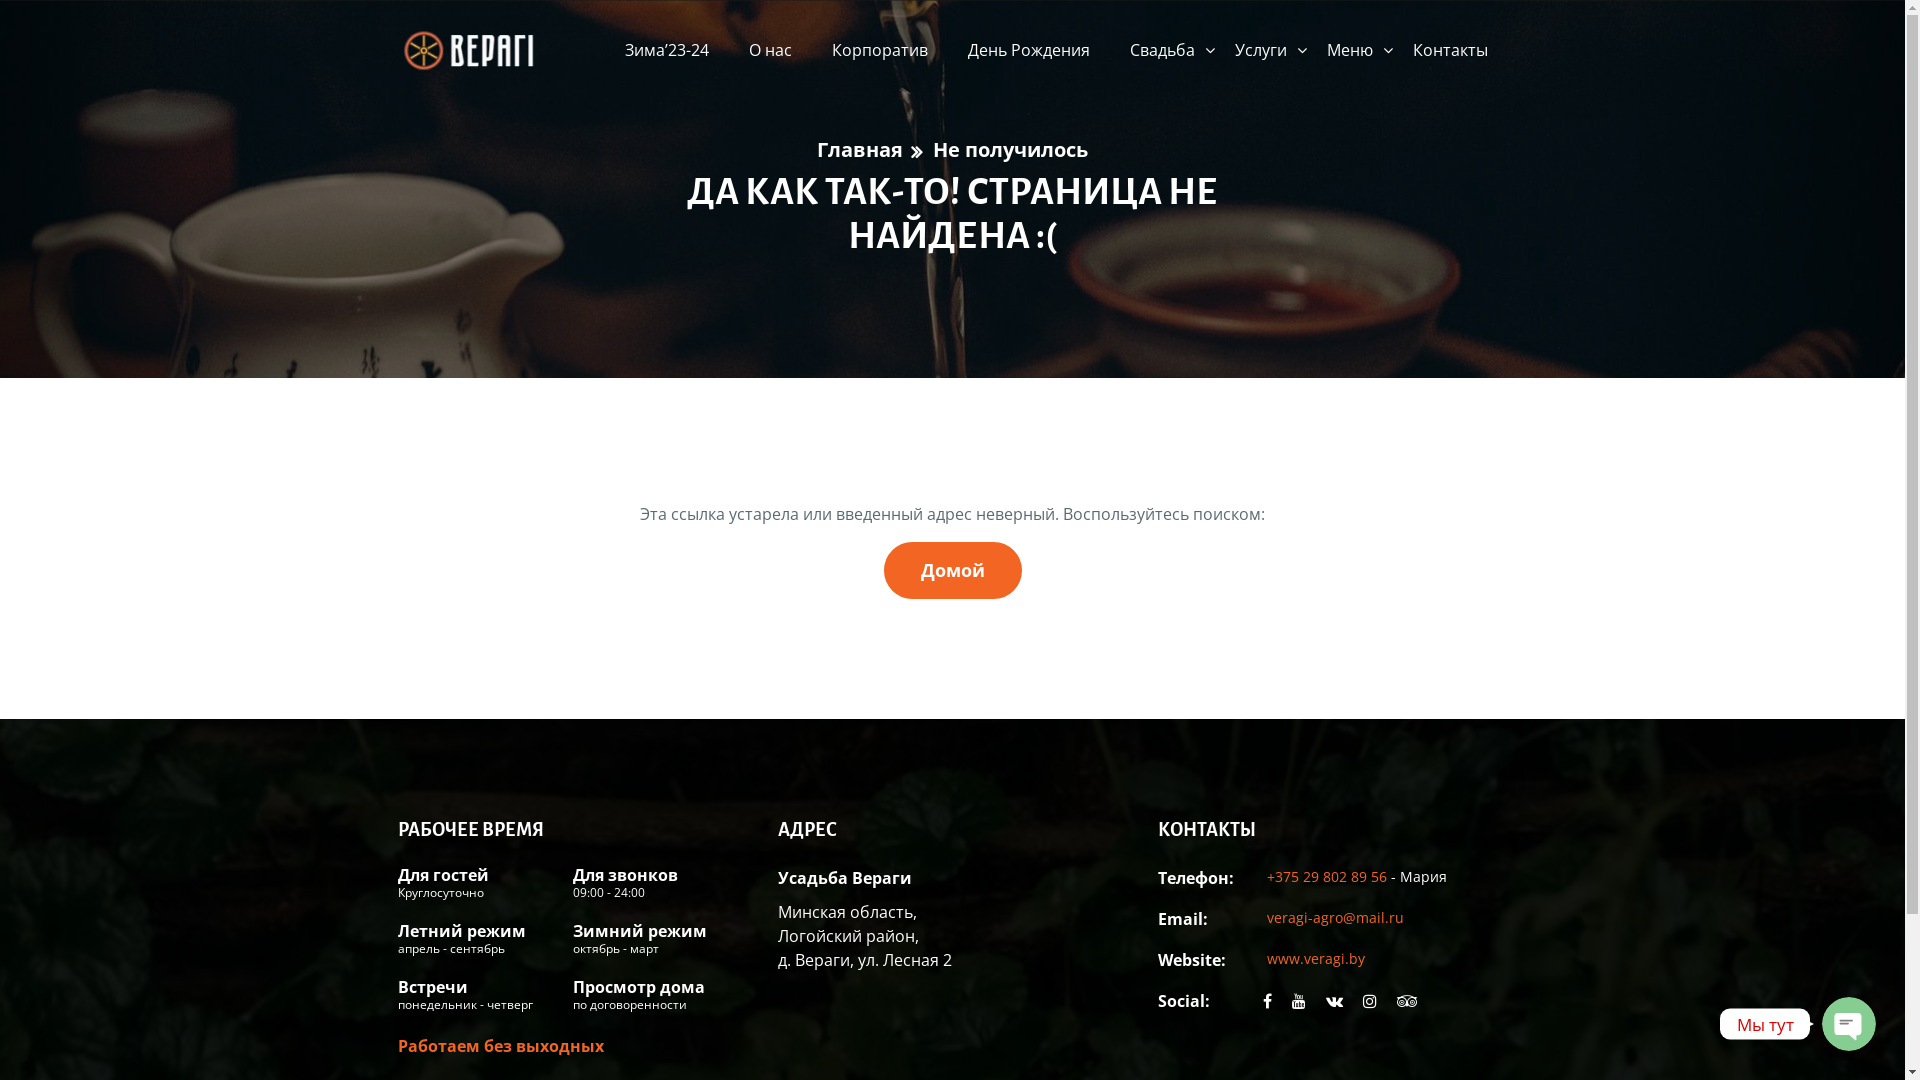 This screenshot has height=1080, width=1920. What do you see at coordinates (1265, 917) in the screenshot?
I see `'veragi-agro@mail.ru'` at bounding box center [1265, 917].